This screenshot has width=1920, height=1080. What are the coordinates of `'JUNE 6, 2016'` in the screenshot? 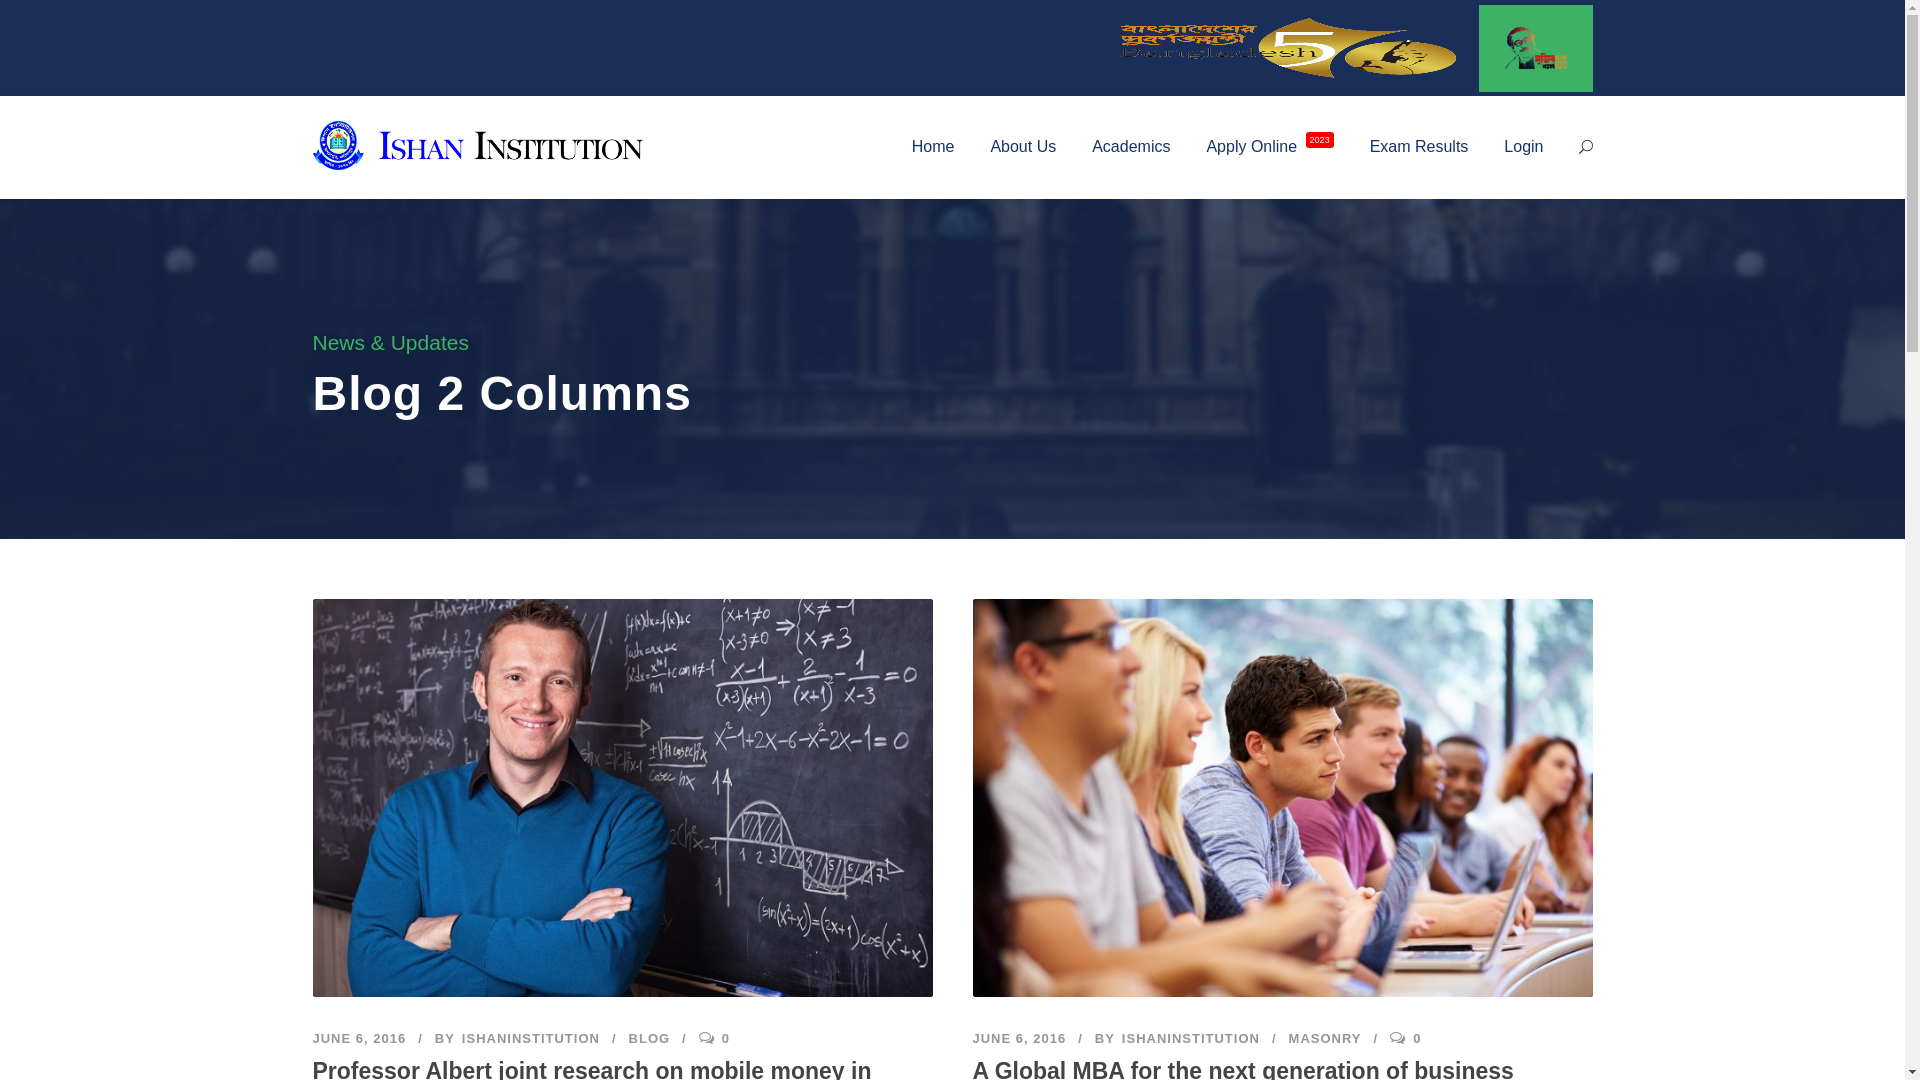 It's located at (359, 1037).